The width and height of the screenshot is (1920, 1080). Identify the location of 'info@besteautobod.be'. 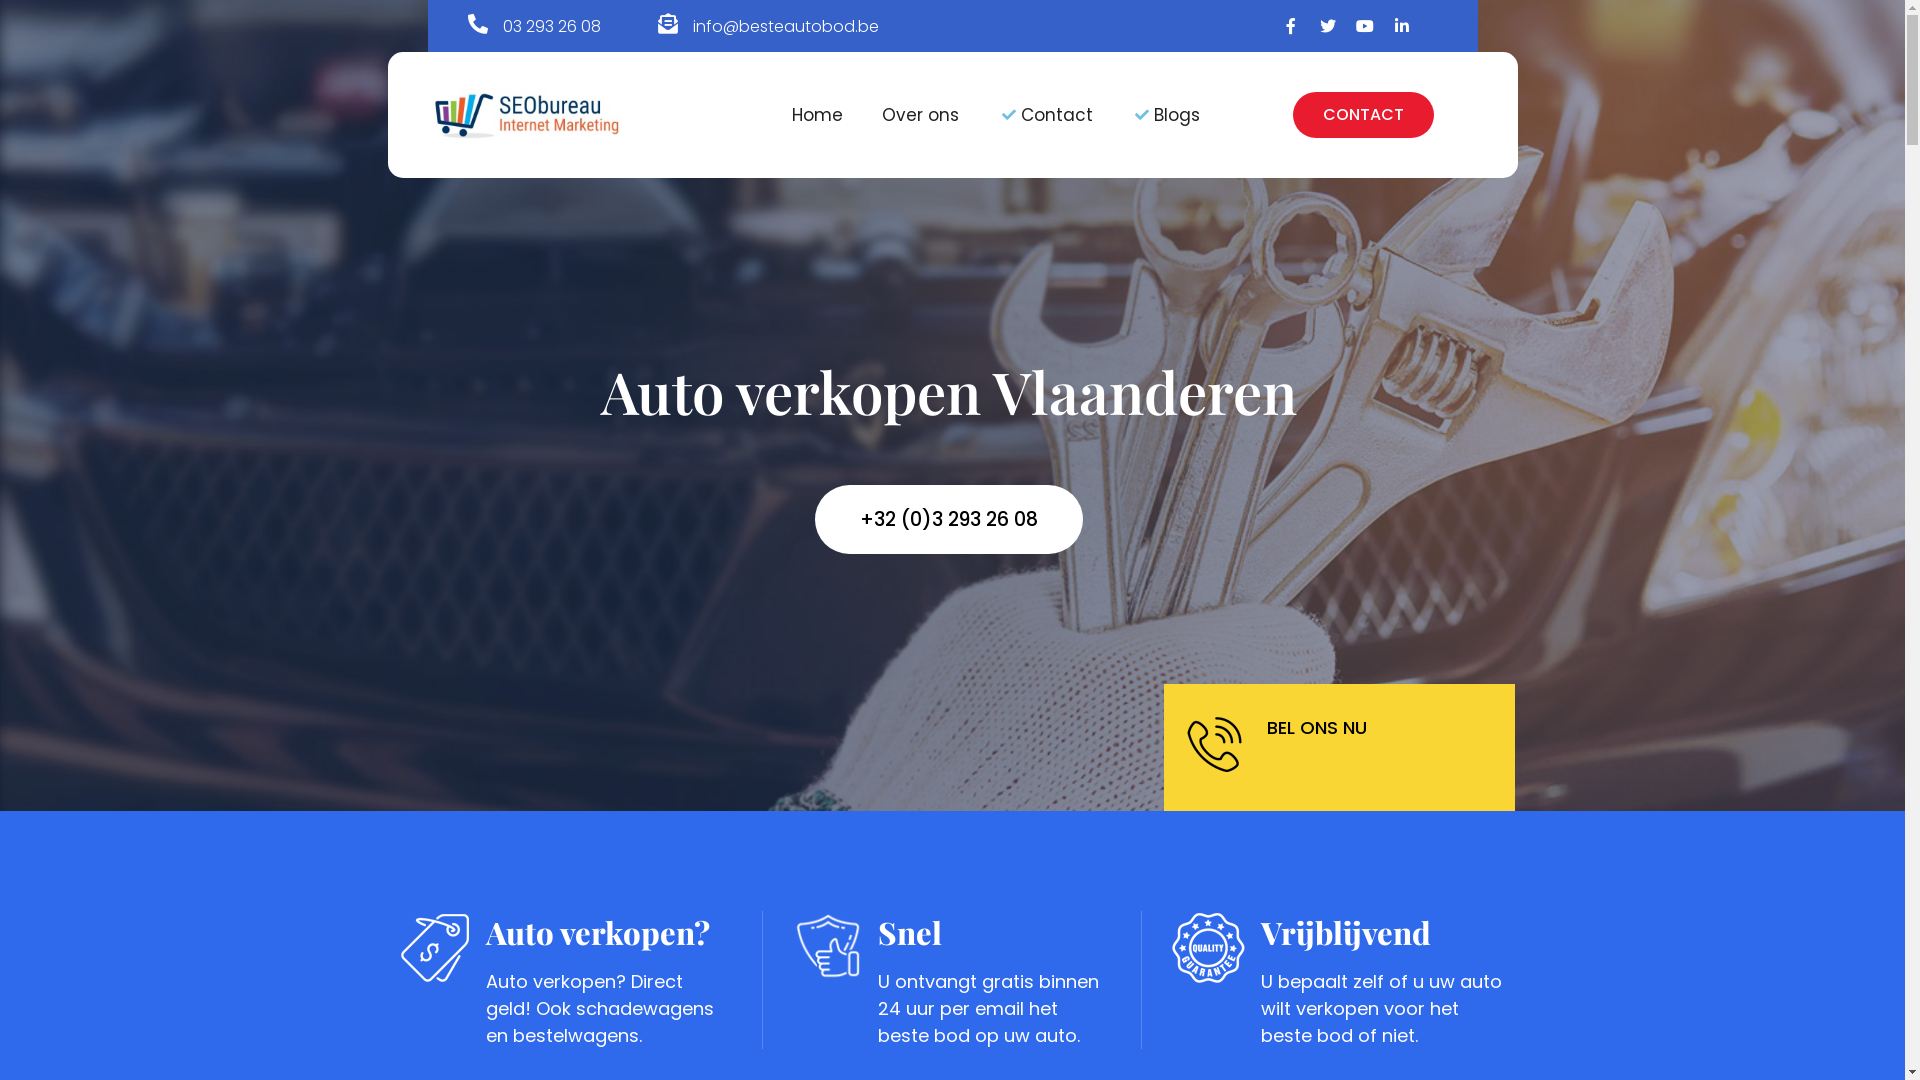
(785, 25).